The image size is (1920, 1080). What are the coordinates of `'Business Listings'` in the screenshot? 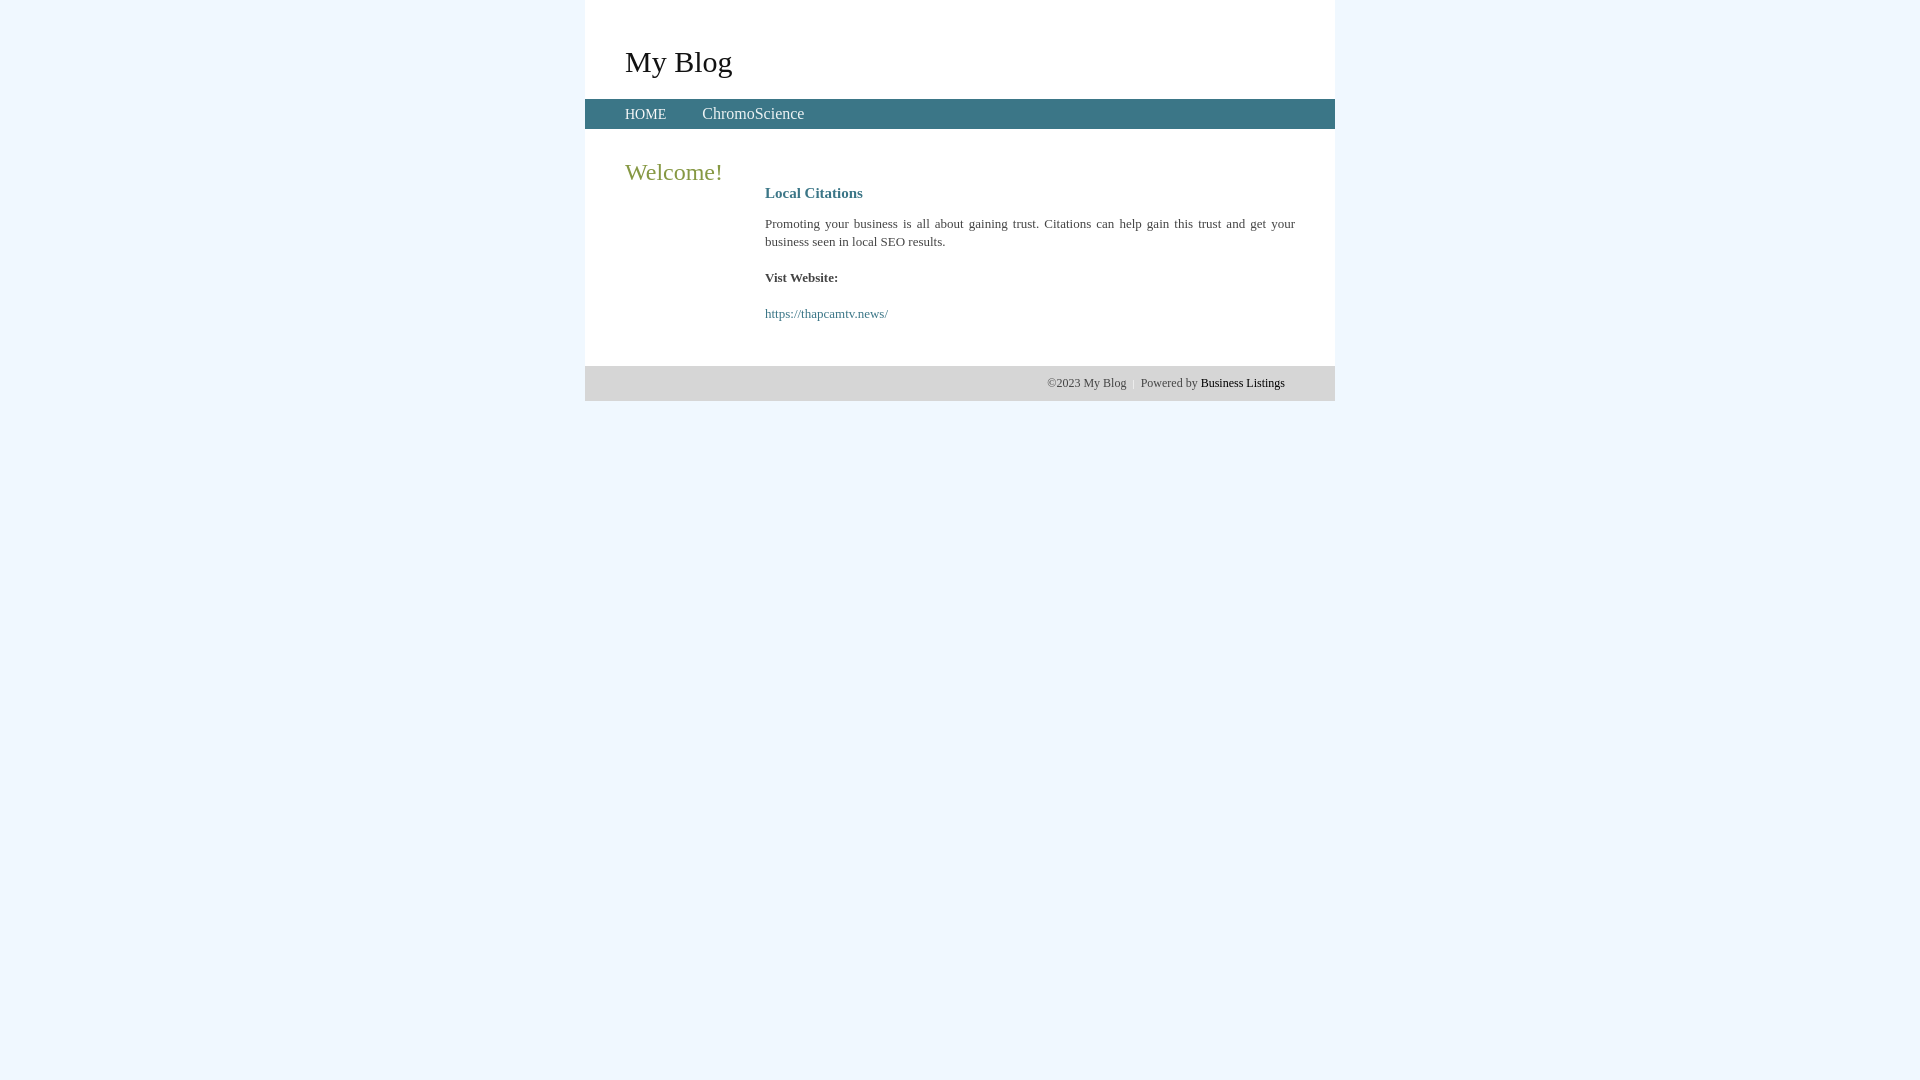 It's located at (1200, 382).